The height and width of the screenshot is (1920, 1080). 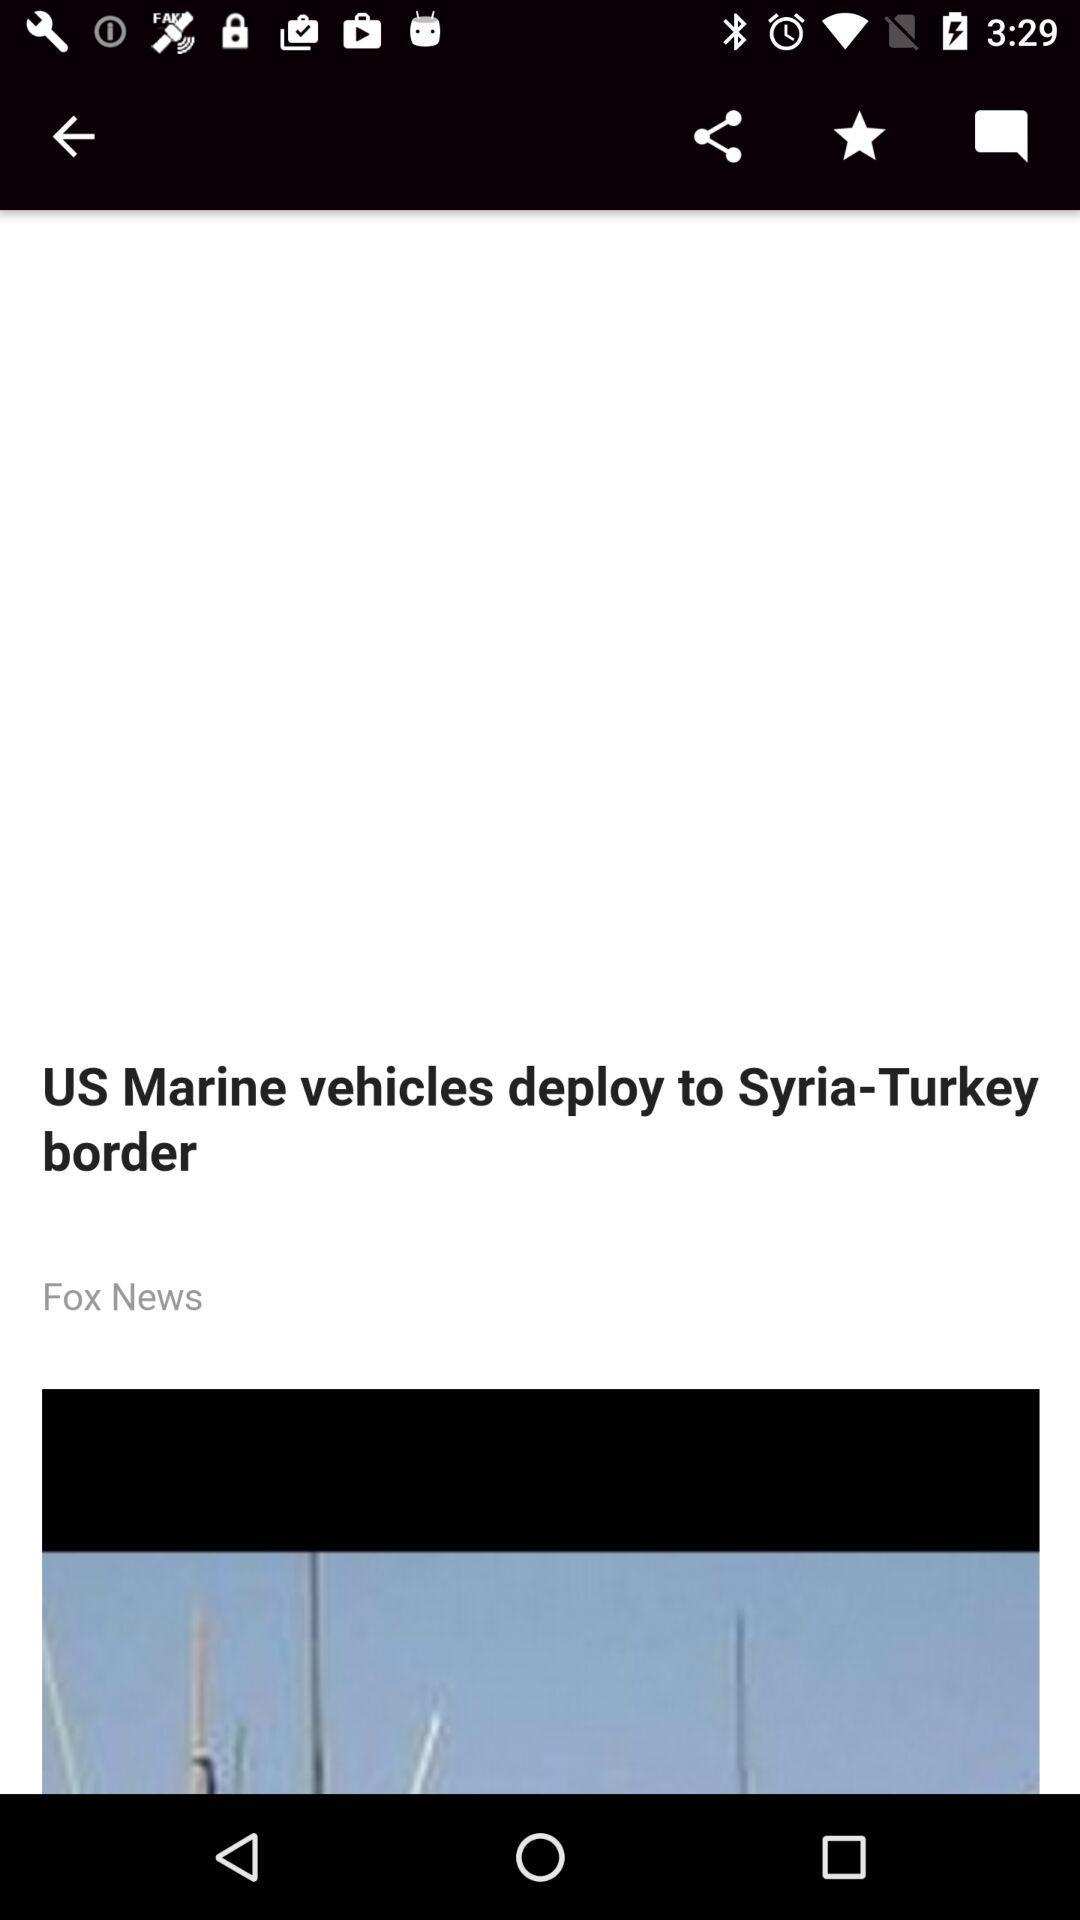 I want to click on message, so click(x=1000, y=135).